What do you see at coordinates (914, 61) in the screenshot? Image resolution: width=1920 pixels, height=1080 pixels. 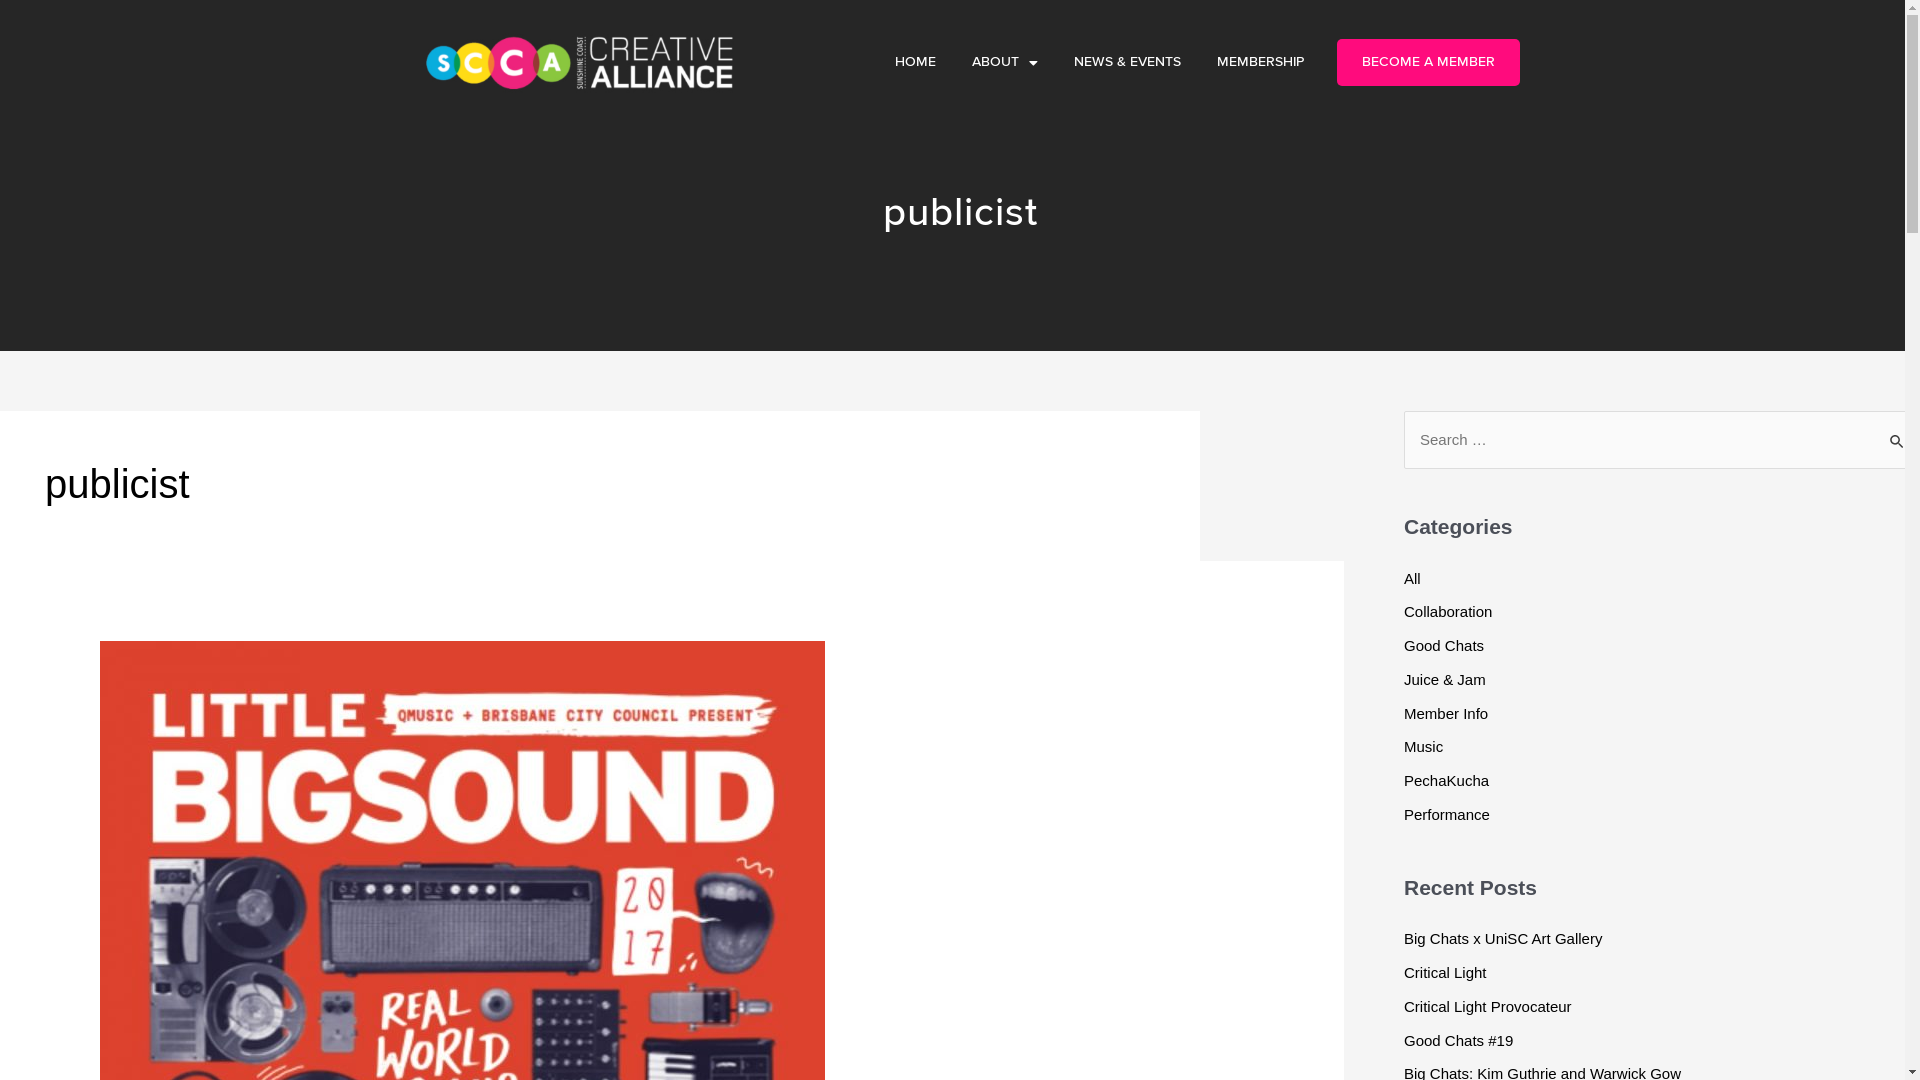 I see `'HOME'` at bounding box center [914, 61].